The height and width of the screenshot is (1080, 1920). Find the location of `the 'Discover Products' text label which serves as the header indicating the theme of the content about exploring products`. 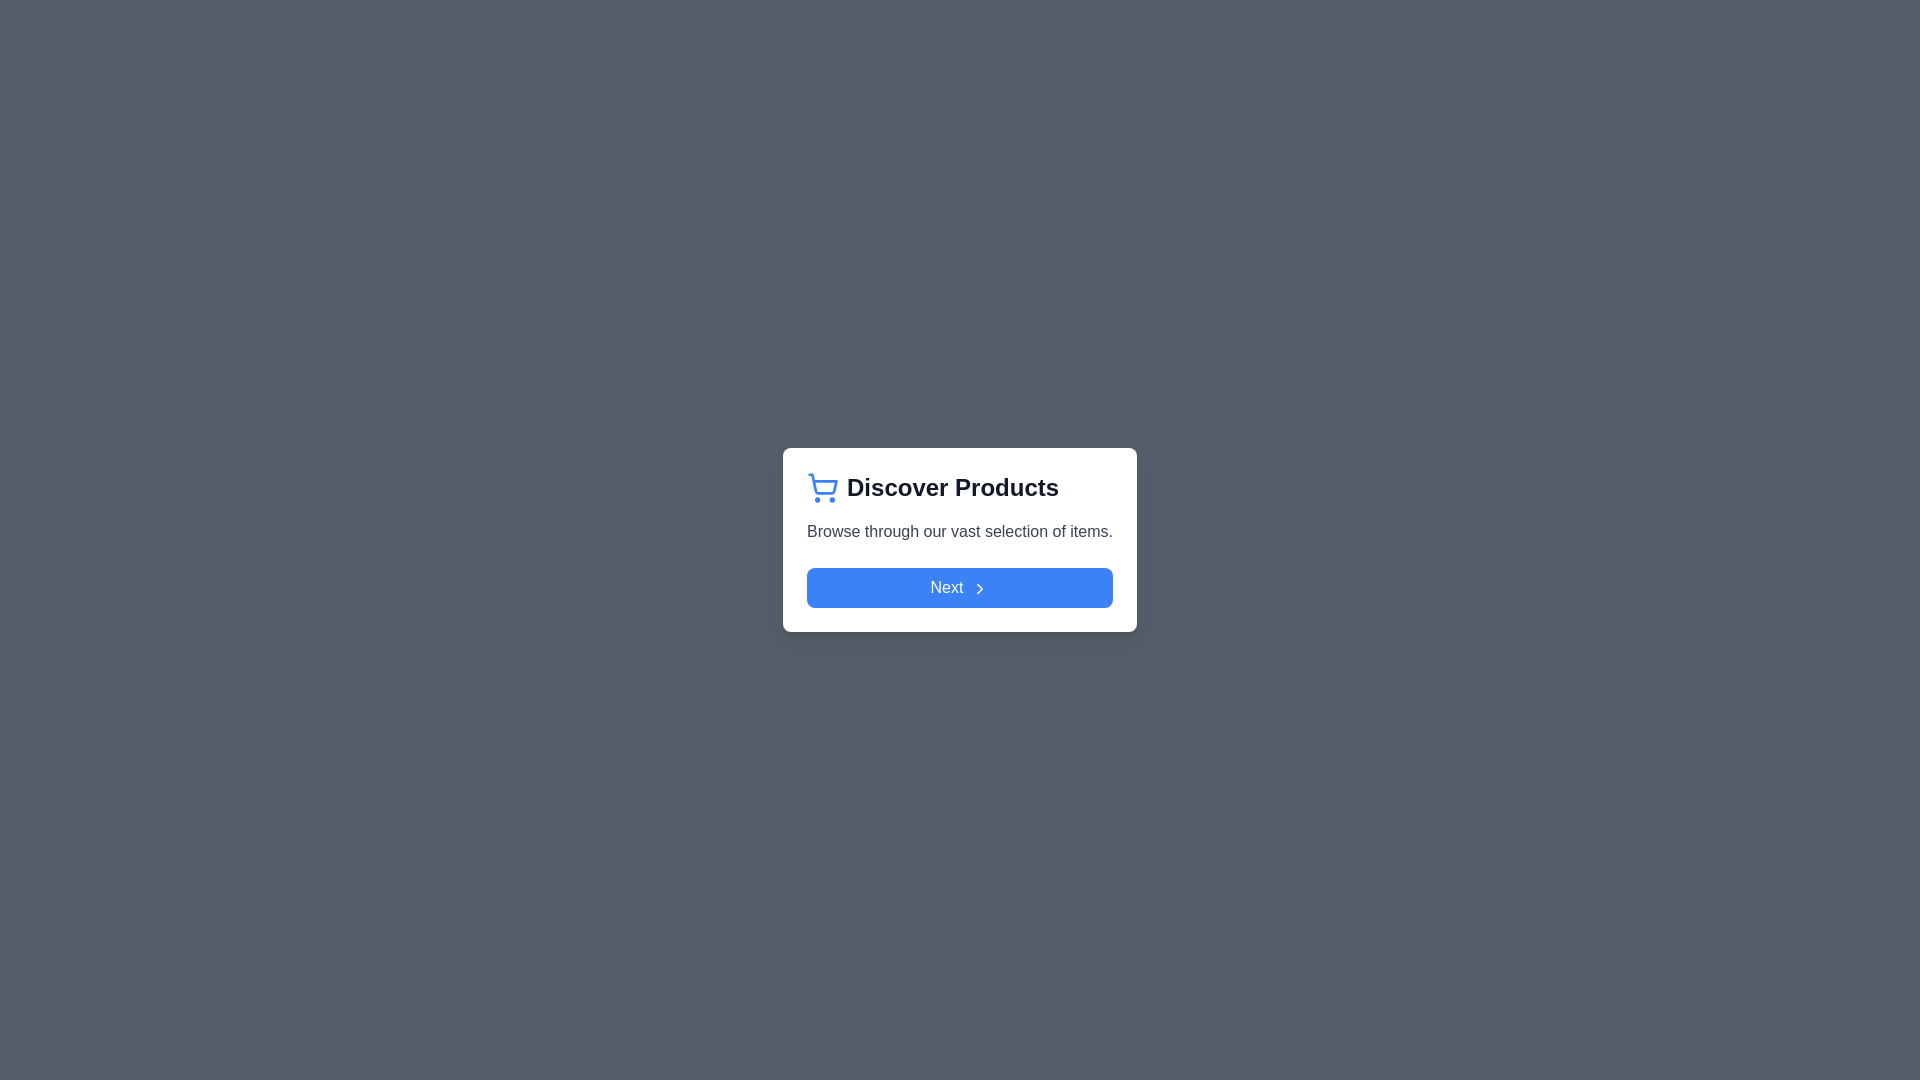

the 'Discover Products' text label which serves as the header indicating the theme of the content about exploring products is located at coordinates (952, 488).